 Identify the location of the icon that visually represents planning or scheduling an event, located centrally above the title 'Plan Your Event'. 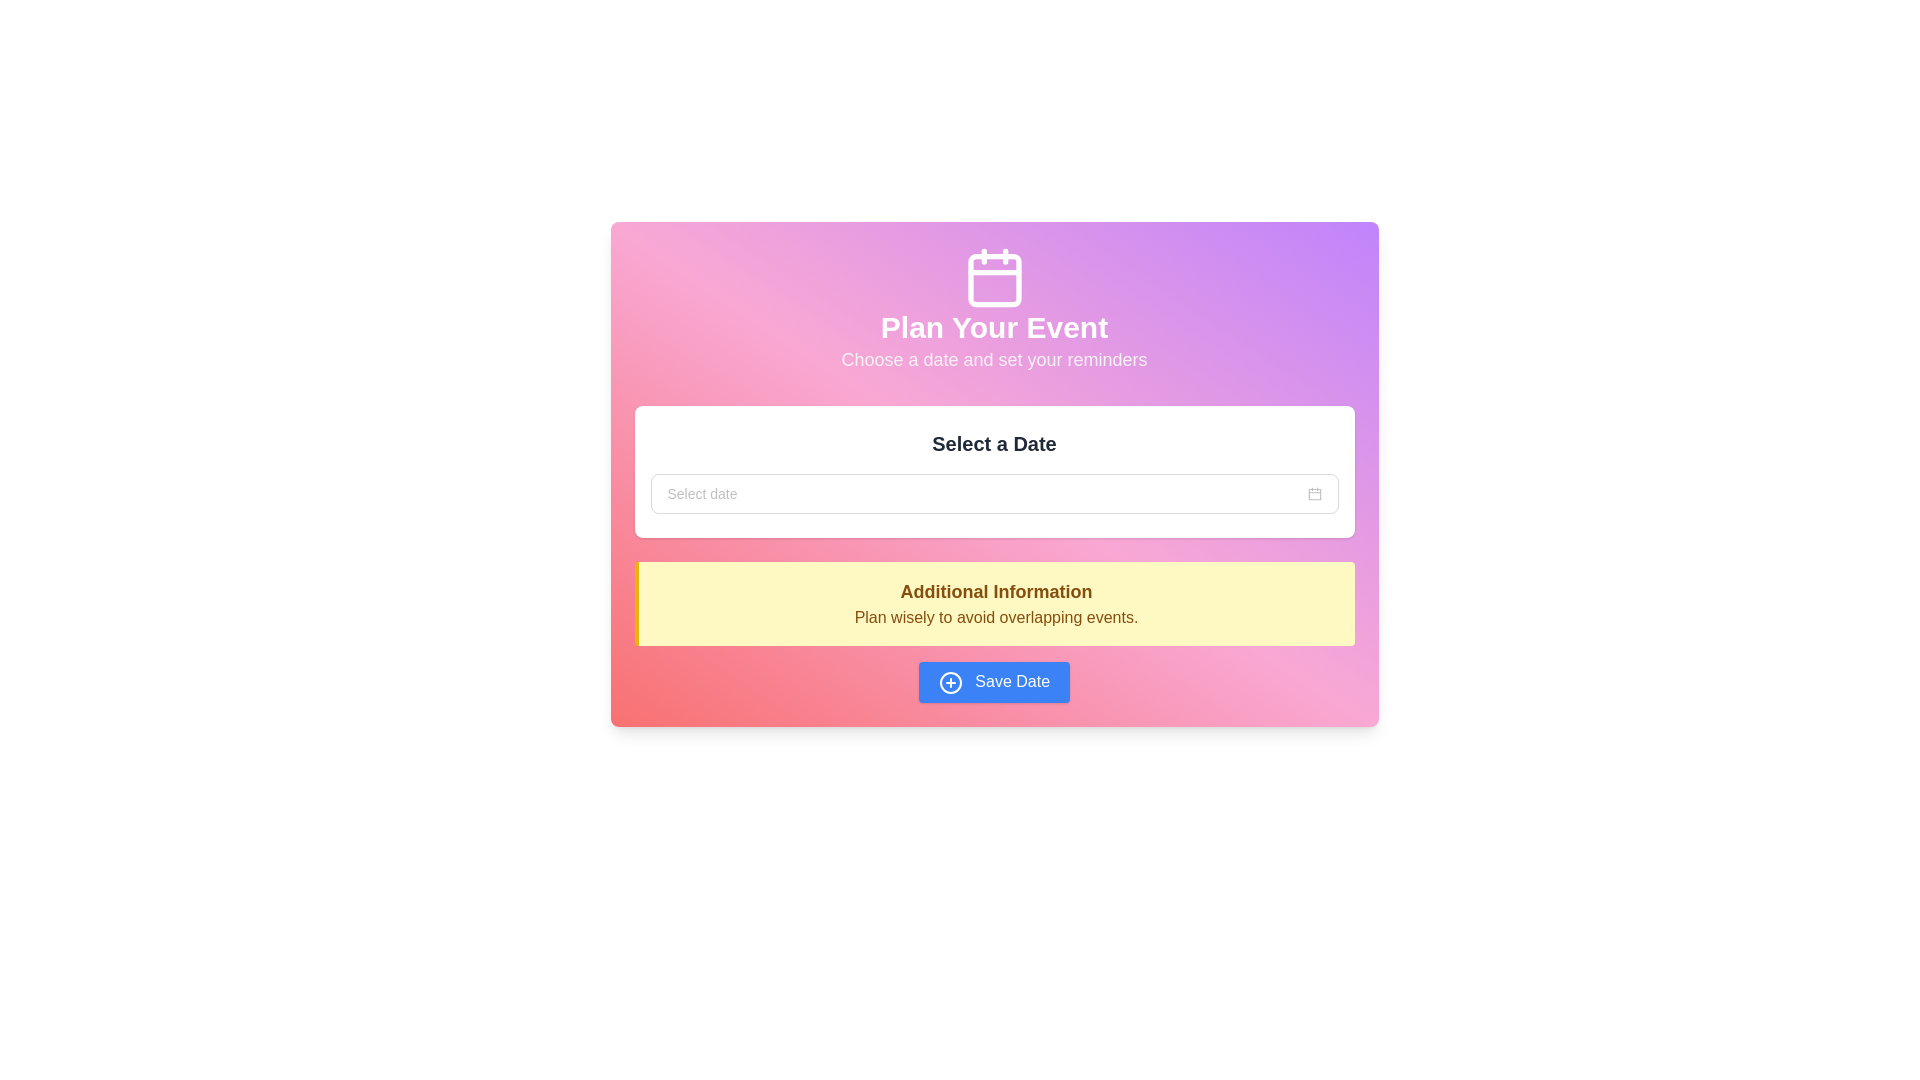
(994, 277).